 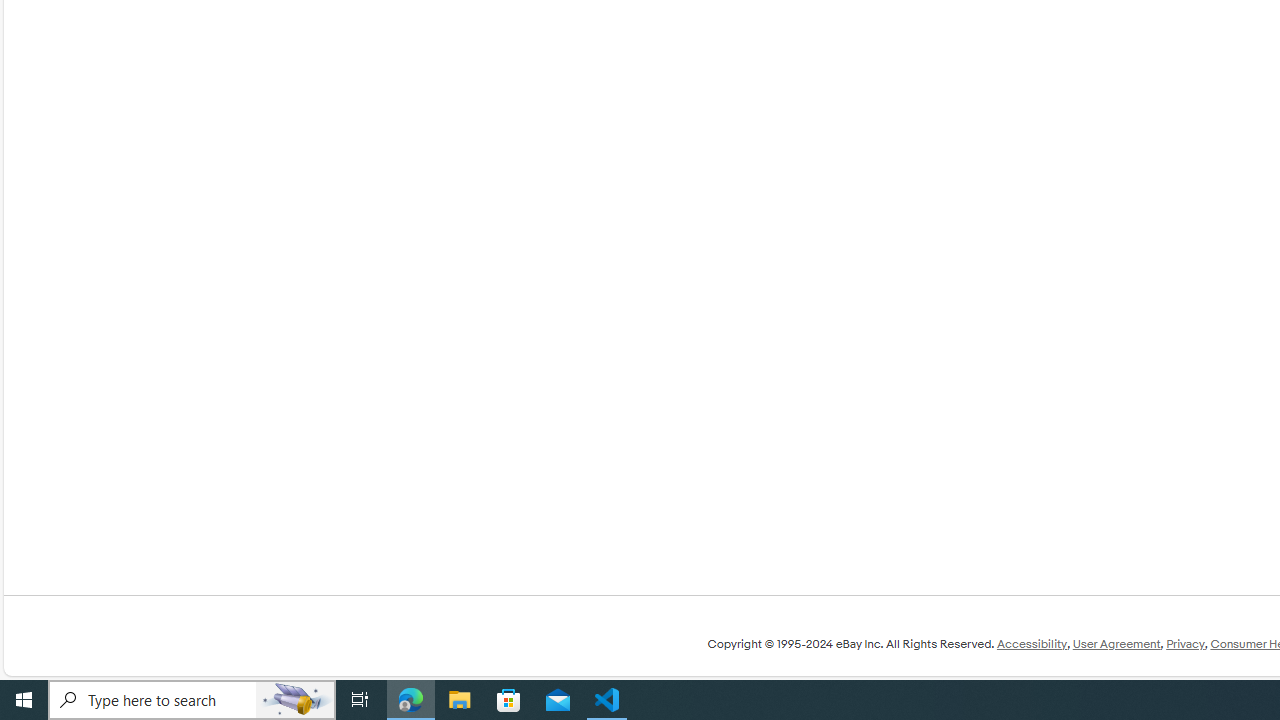 What do you see at coordinates (1031, 644) in the screenshot?
I see `'Accessibility'` at bounding box center [1031, 644].